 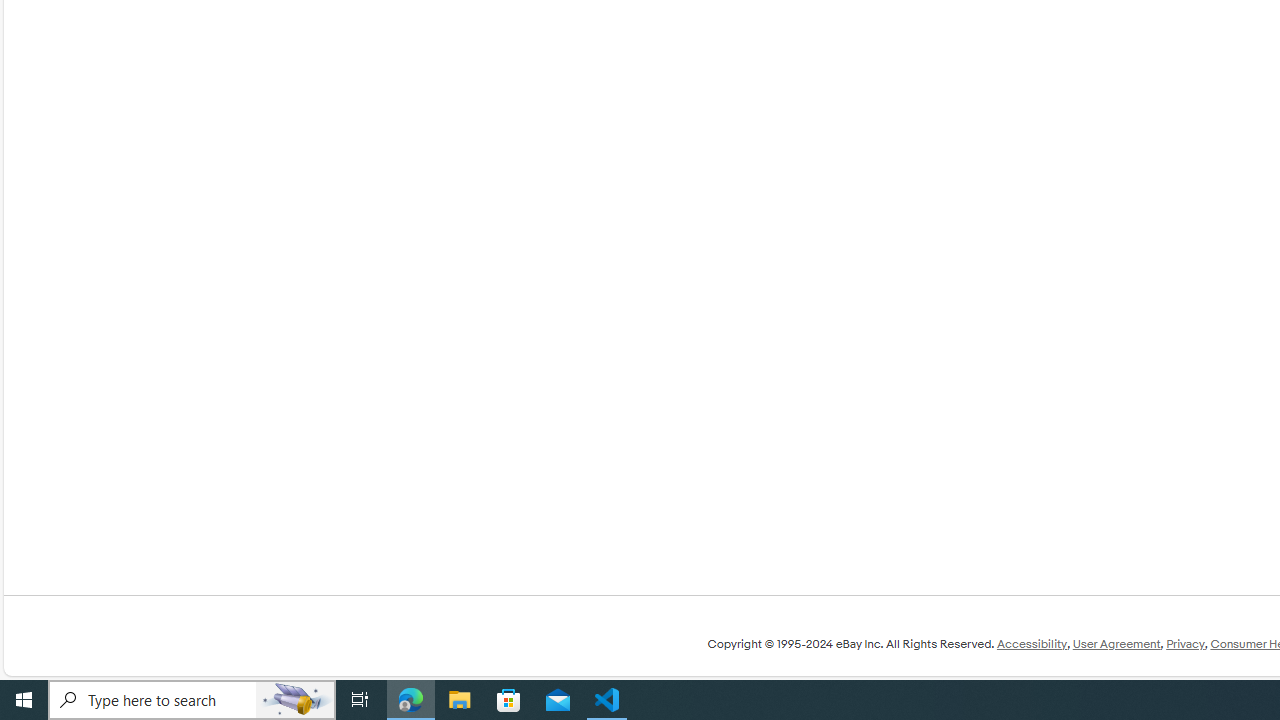 What do you see at coordinates (1031, 644) in the screenshot?
I see `'Accessibility'` at bounding box center [1031, 644].